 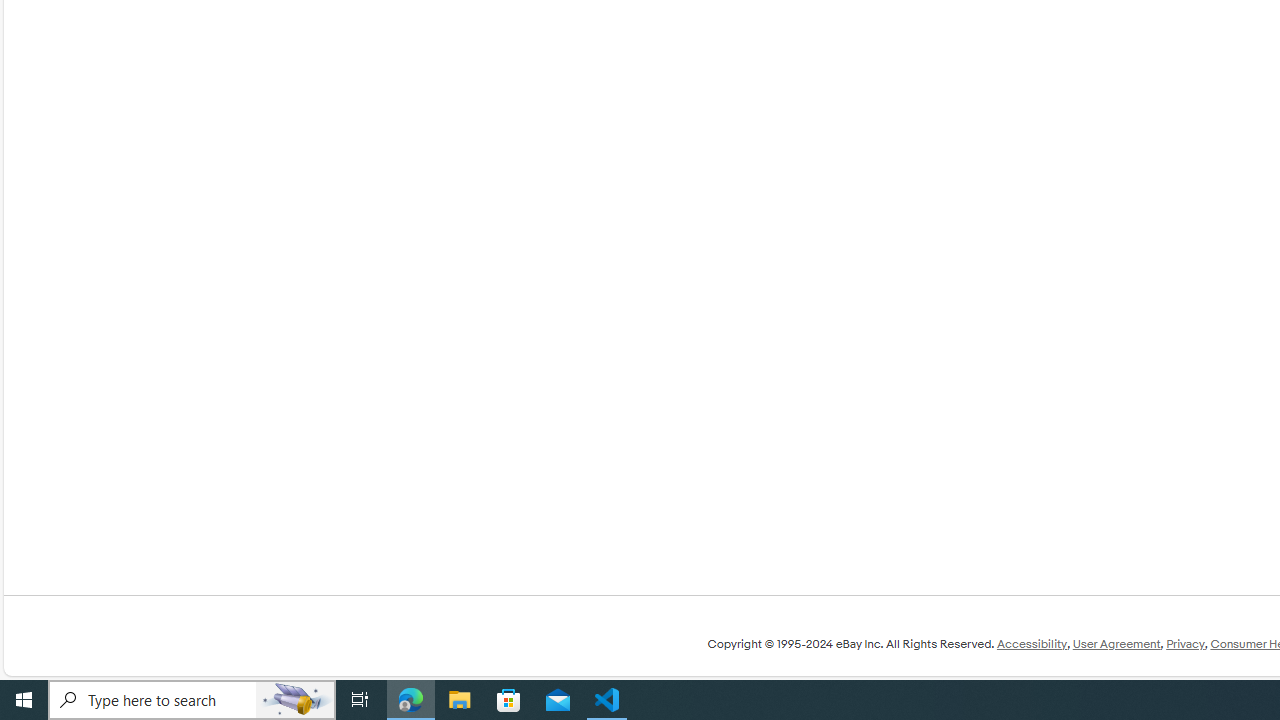 What do you see at coordinates (1031, 644) in the screenshot?
I see `'Accessibility'` at bounding box center [1031, 644].